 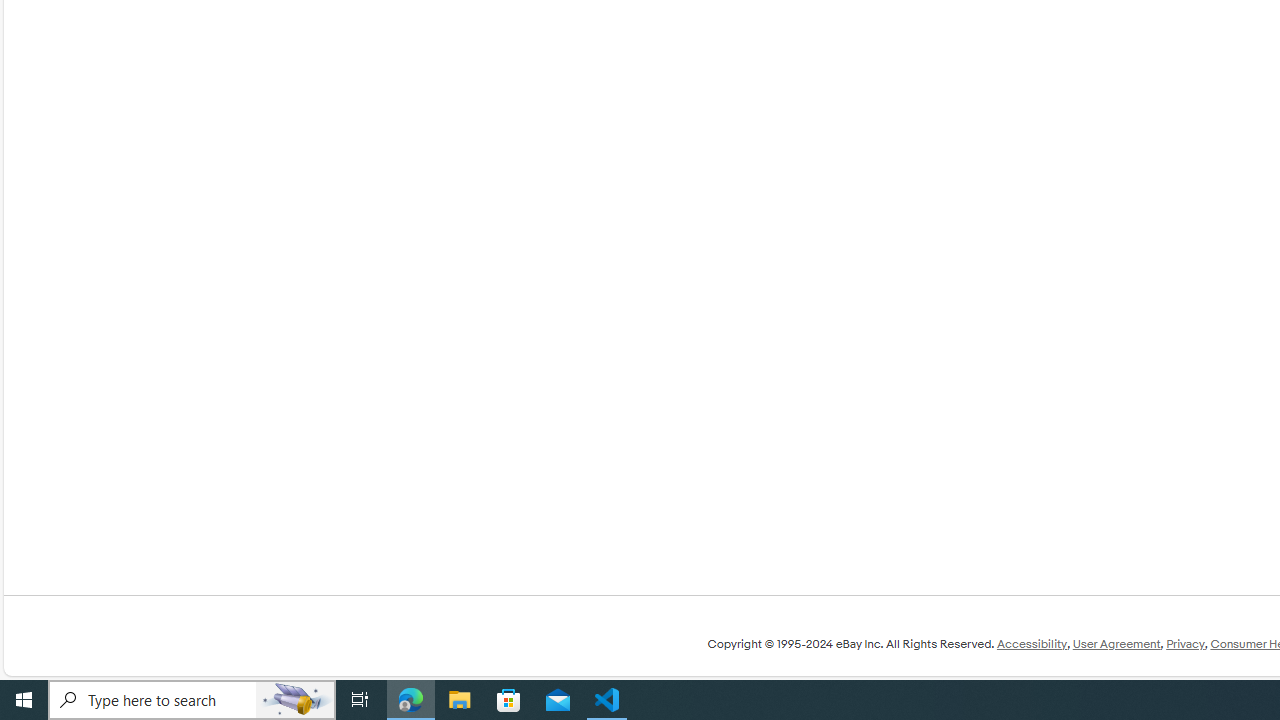 What do you see at coordinates (1031, 644) in the screenshot?
I see `'Accessibility'` at bounding box center [1031, 644].